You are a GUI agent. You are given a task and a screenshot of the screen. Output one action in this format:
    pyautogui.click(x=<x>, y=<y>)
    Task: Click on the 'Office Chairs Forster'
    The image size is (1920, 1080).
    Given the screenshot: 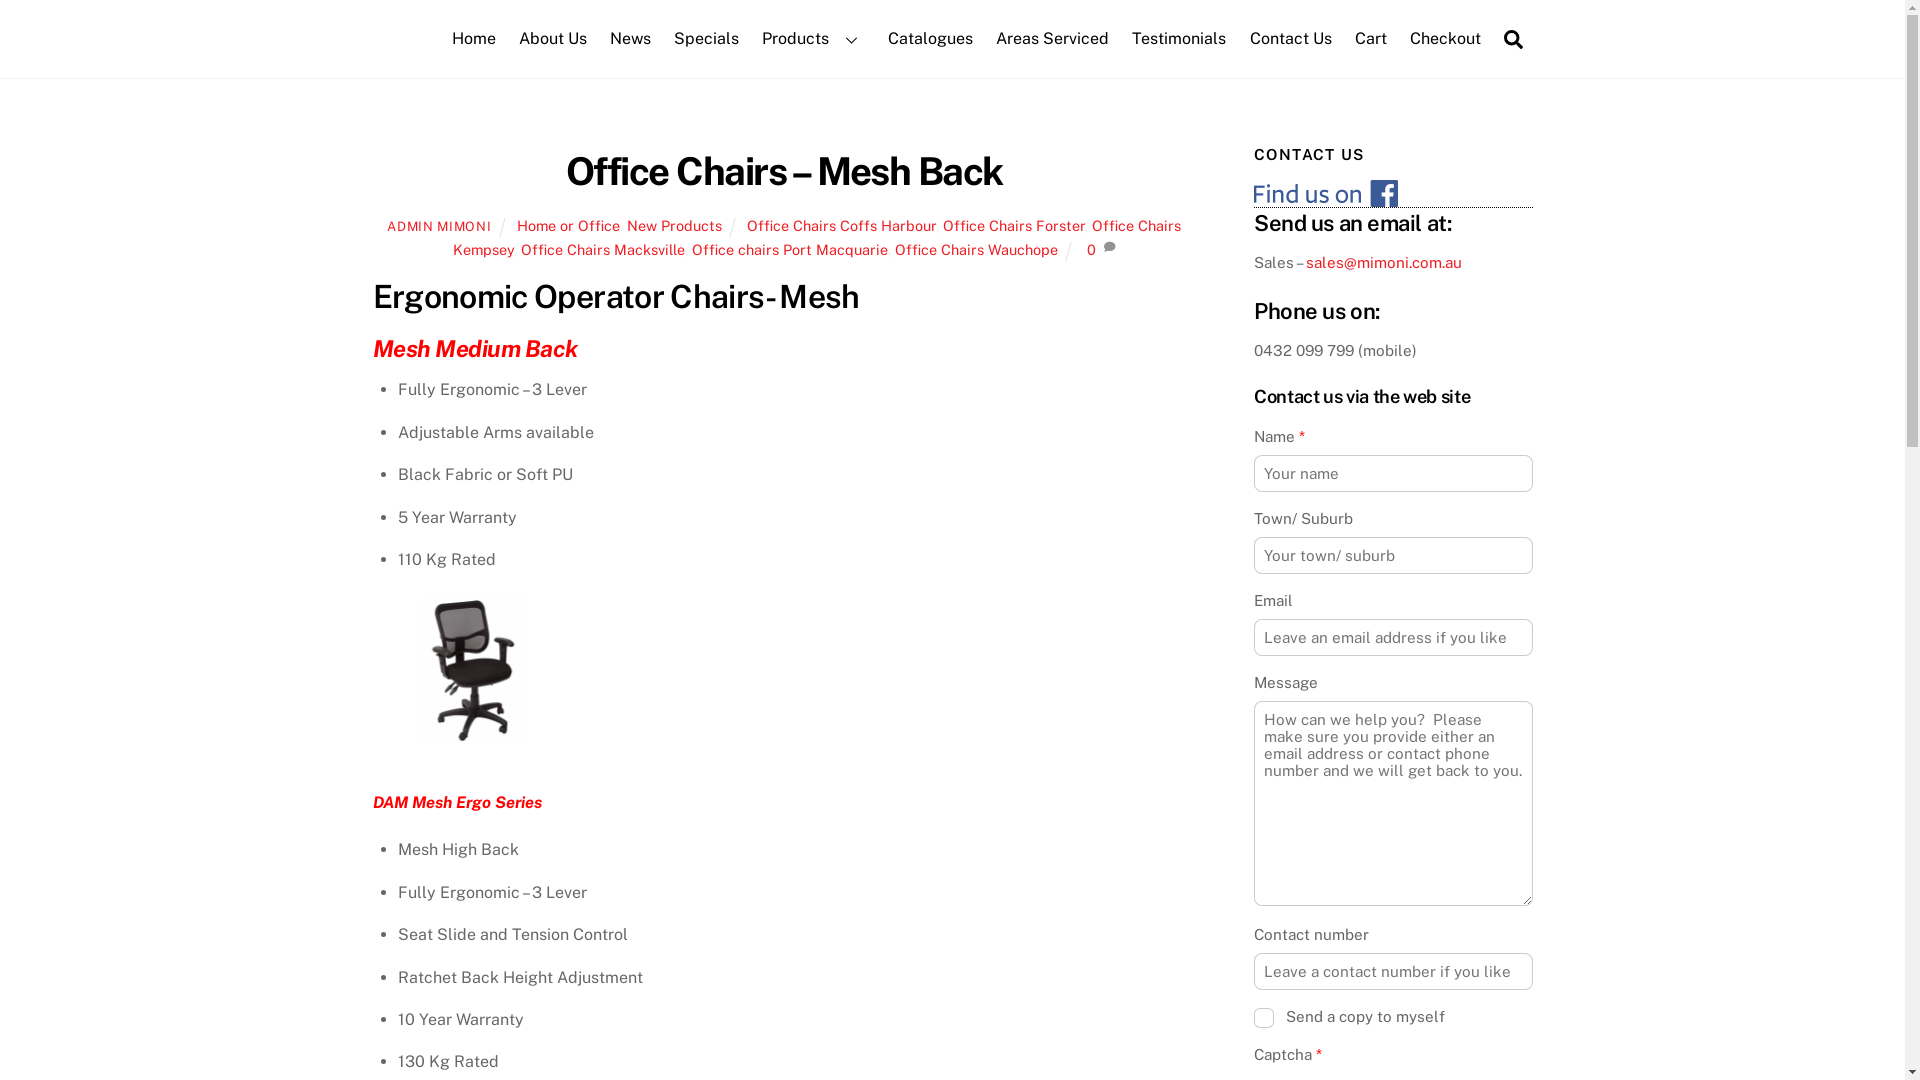 What is the action you would take?
    pyautogui.click(x=1013, y=225)
    